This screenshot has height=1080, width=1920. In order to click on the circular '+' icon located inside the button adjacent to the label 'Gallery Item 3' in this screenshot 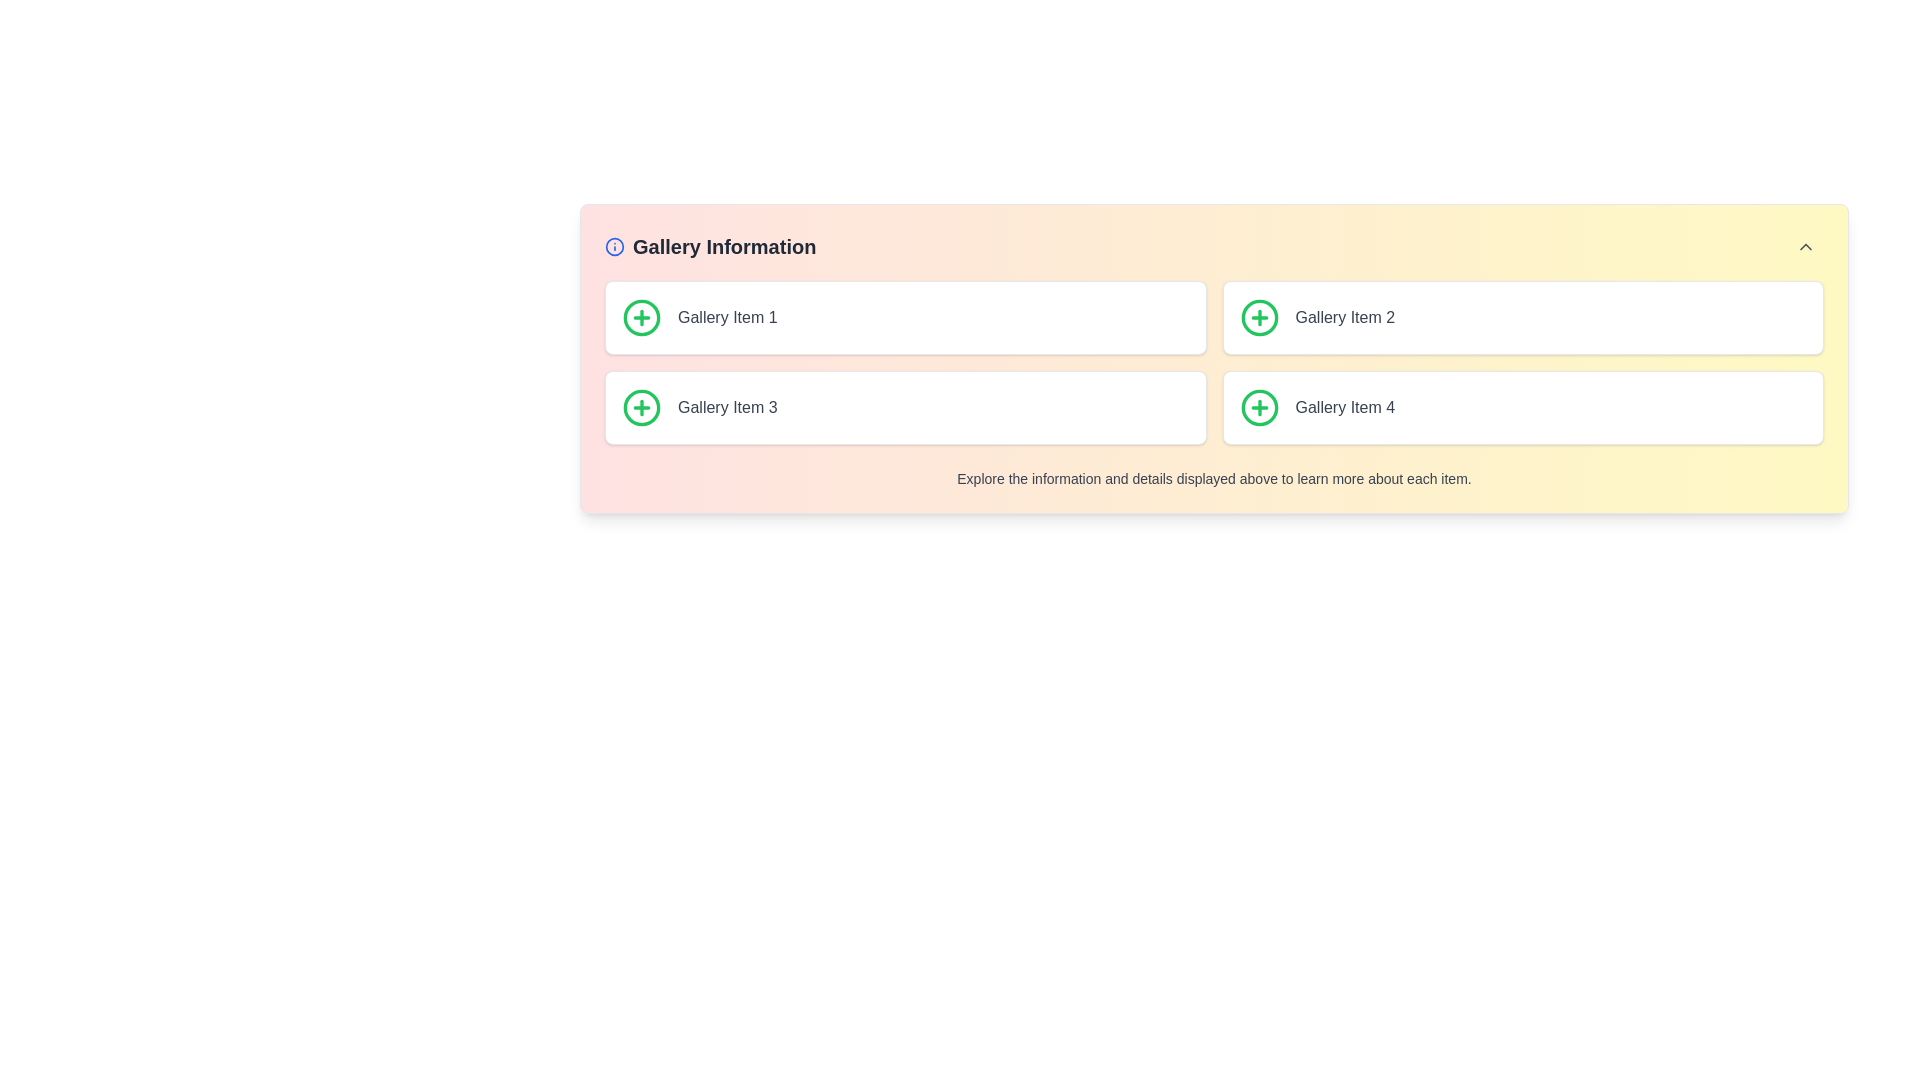, I will do `click(642, 407)`.